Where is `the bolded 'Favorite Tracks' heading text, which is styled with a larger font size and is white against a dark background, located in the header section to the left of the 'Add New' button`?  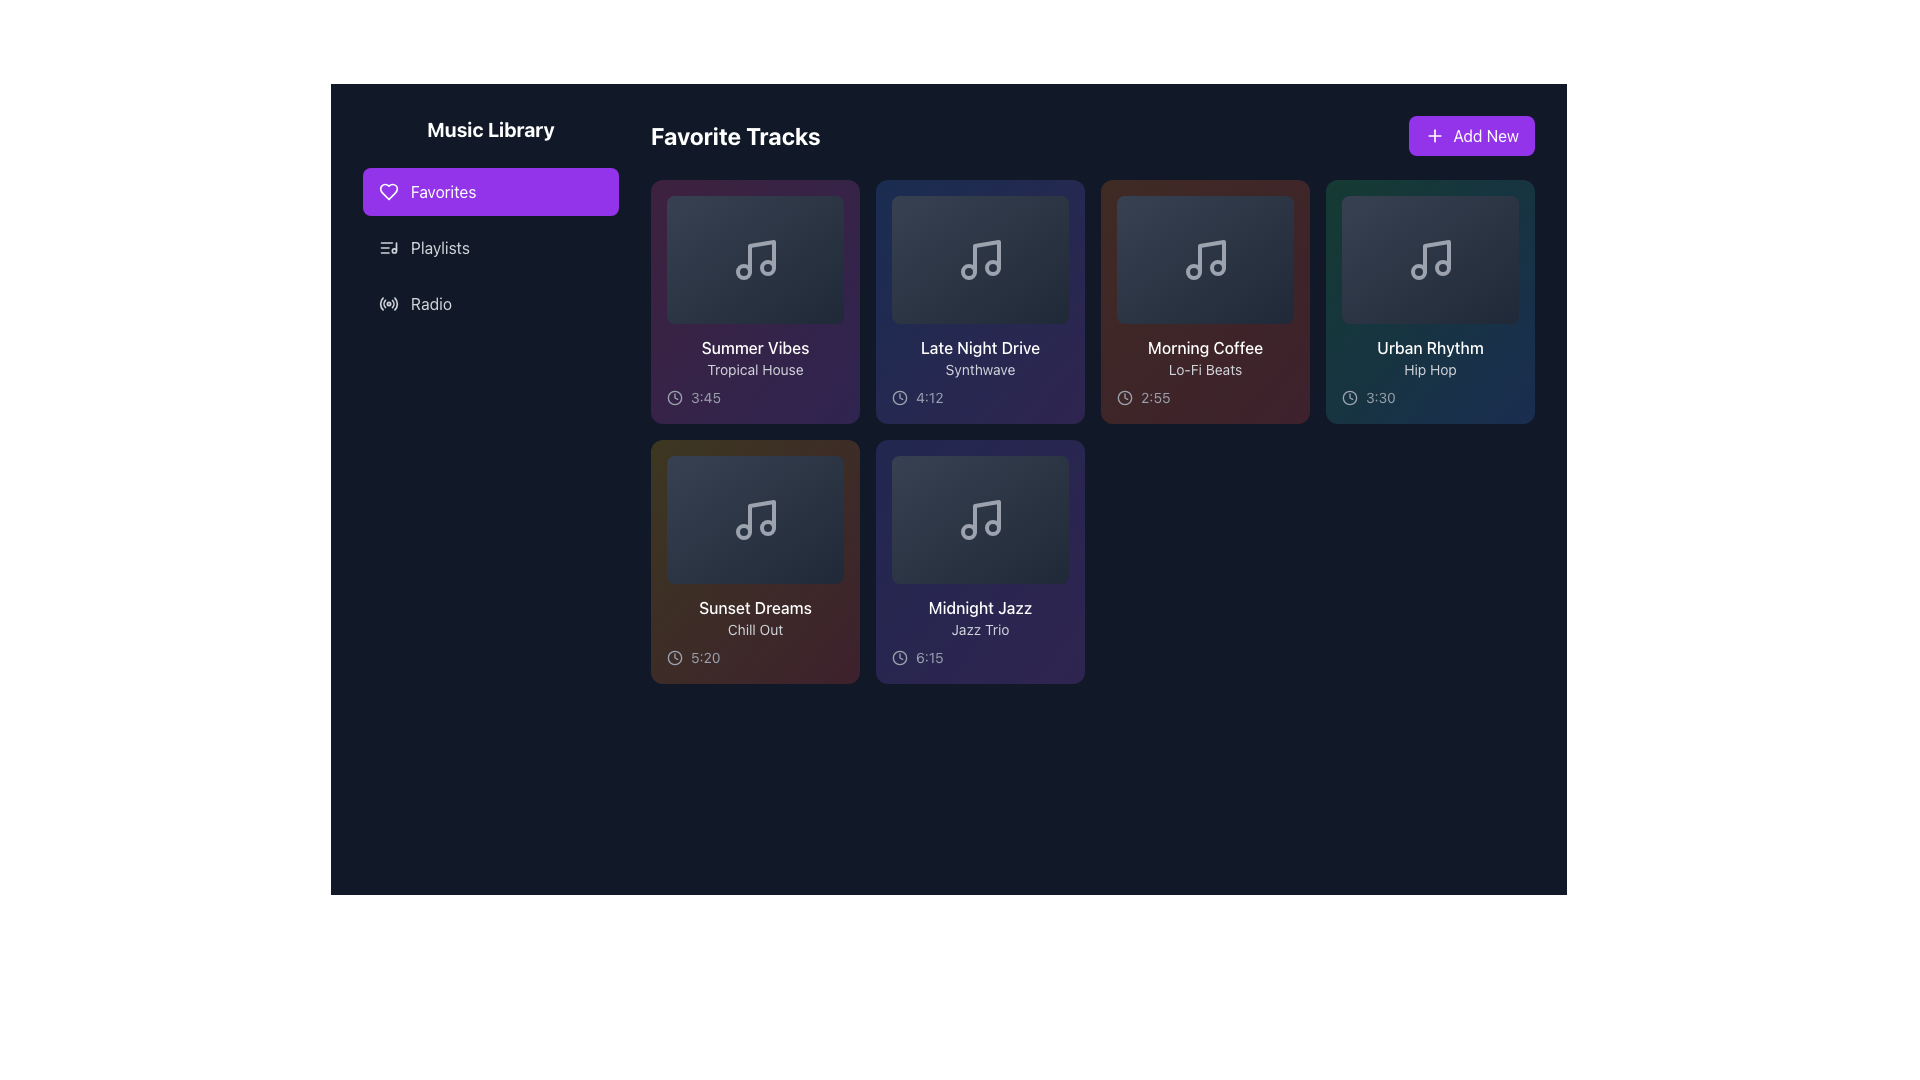
the bolded 'Favorite Tracks' heading text, which is styled with a larger font size and is white against a dark background, located in the header section to the left of the 'Add New' button is located at coordinates (734, 135).